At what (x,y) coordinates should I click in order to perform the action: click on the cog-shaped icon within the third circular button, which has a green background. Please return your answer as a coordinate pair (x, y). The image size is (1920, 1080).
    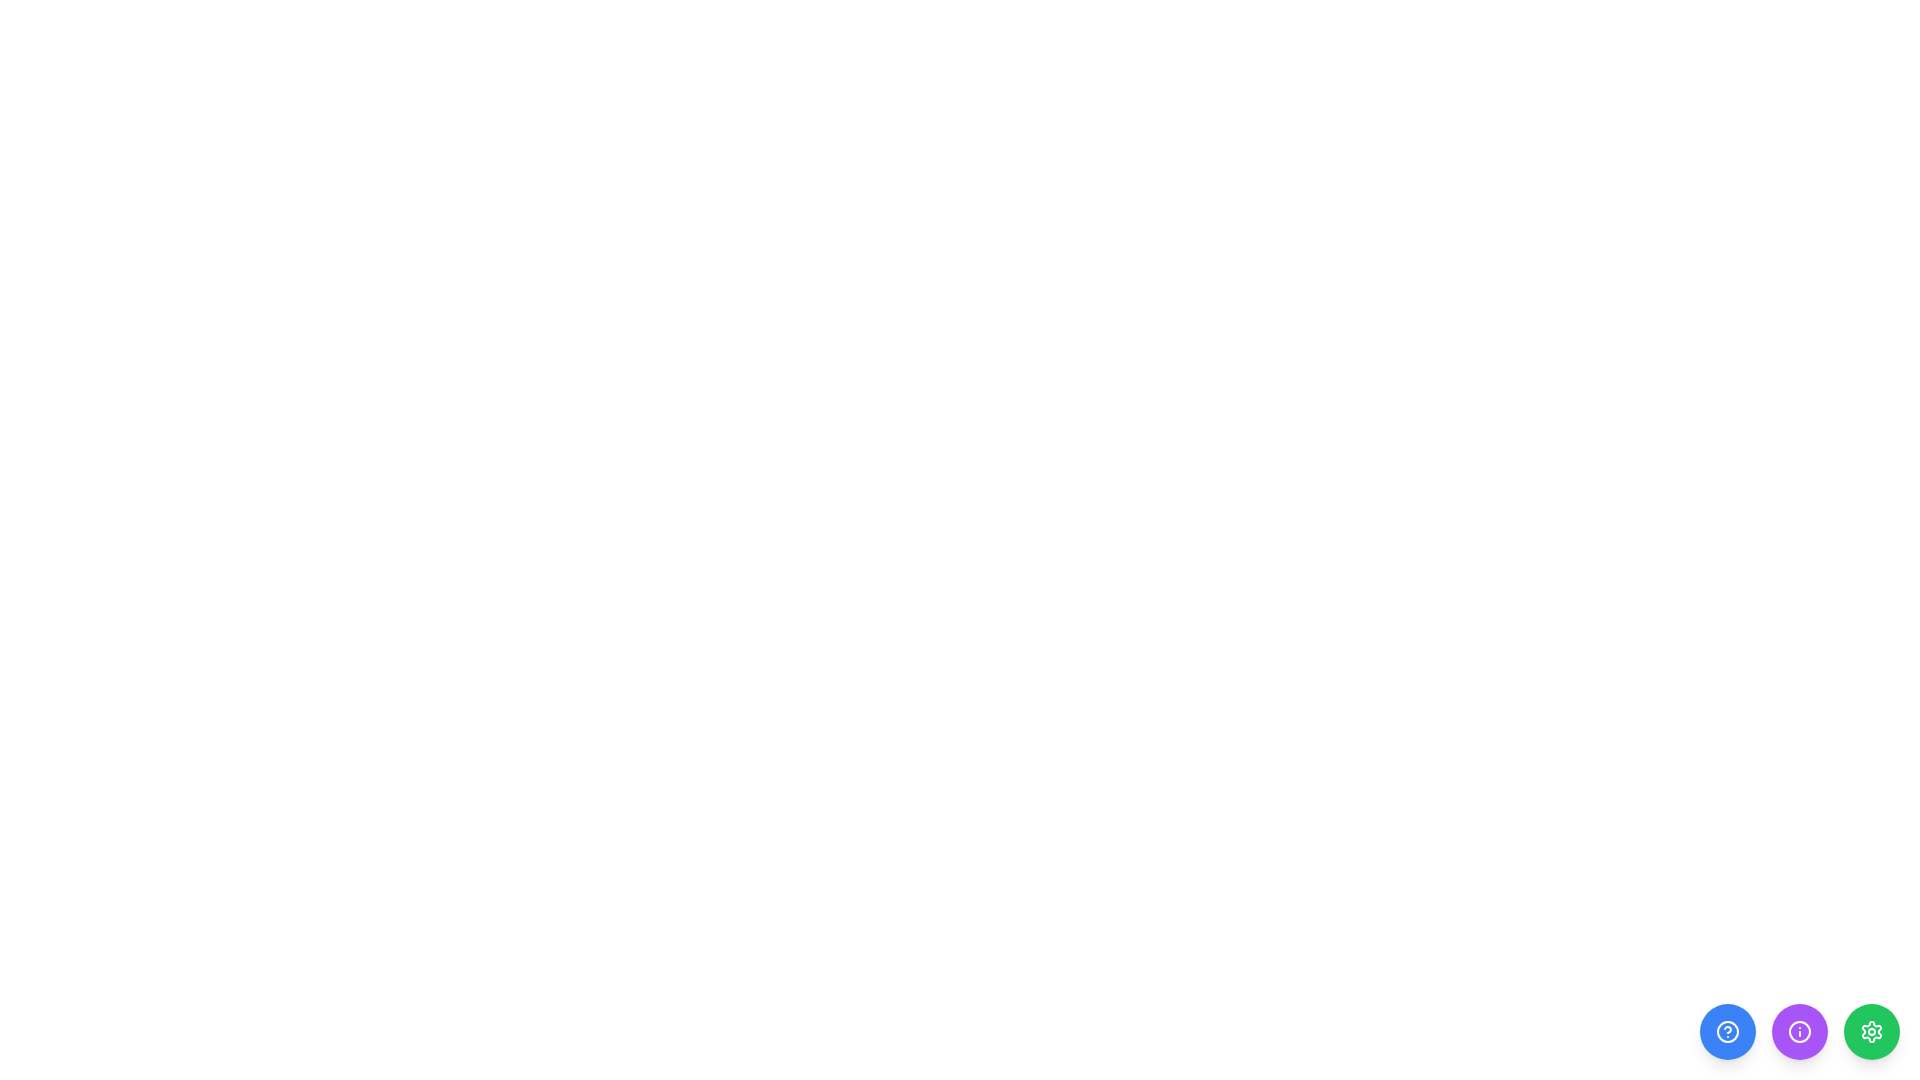
    Looking at the image, I should click on (1871, 1032).